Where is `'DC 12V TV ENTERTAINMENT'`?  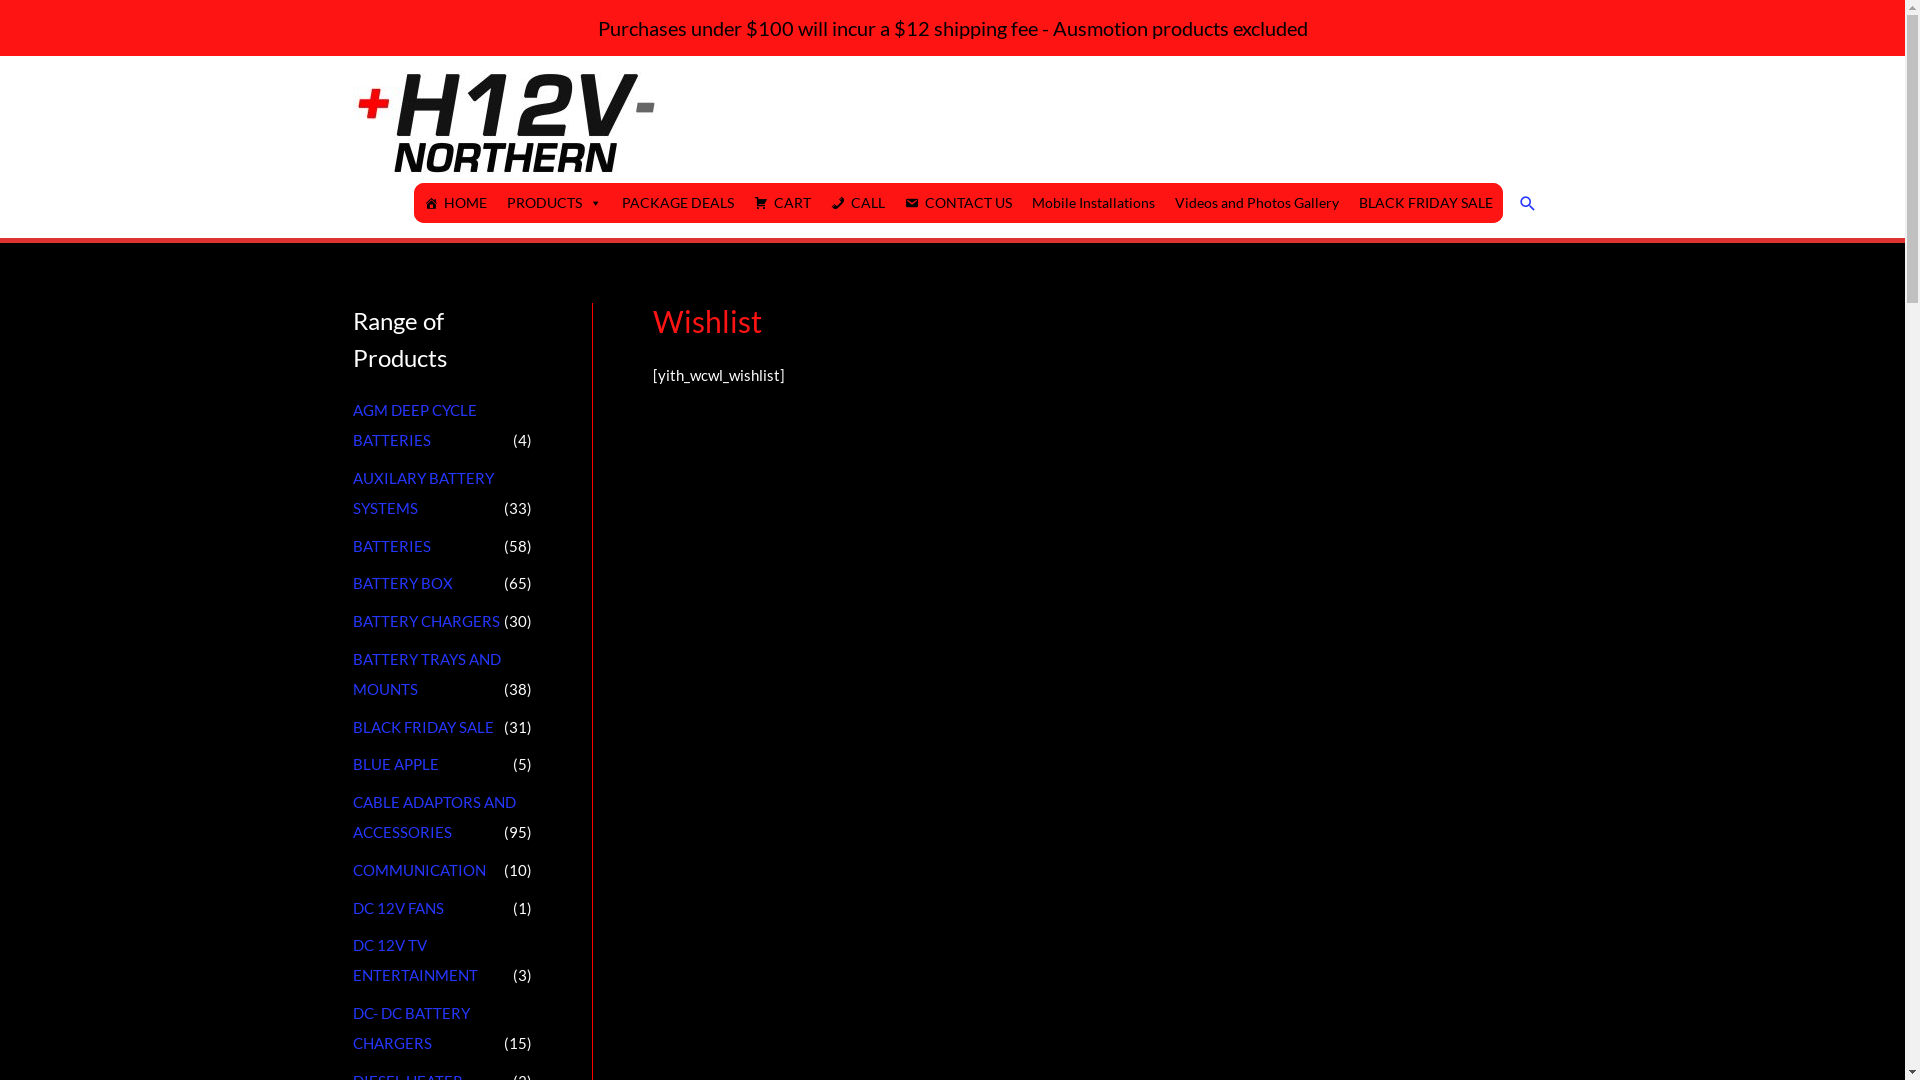 'DC 12V TV ENTERTAINMENT' is located at coordinates (413, 959).